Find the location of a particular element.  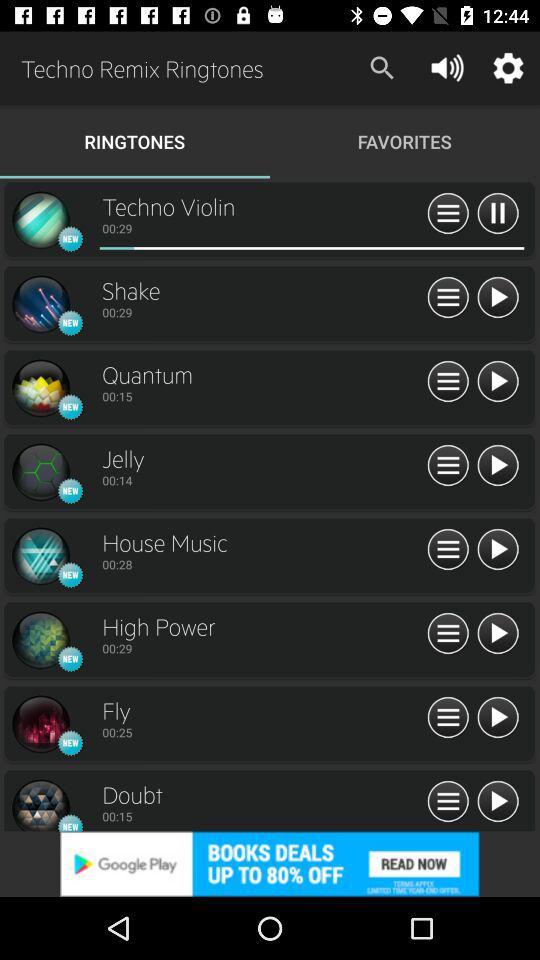

quantum symbol is located at coordinates (40, 387).